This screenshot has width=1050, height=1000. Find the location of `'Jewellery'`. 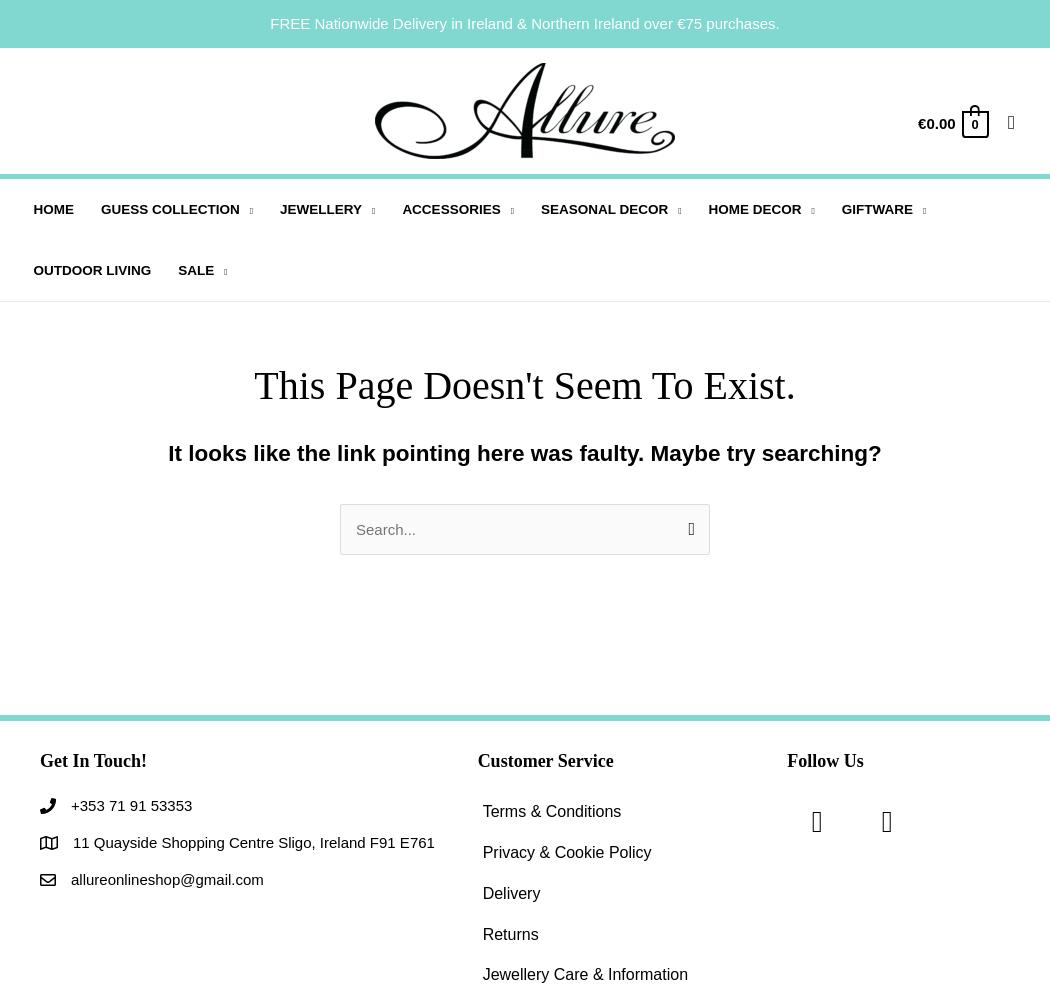

'Jewellery' is located at coordinates (279, 208).